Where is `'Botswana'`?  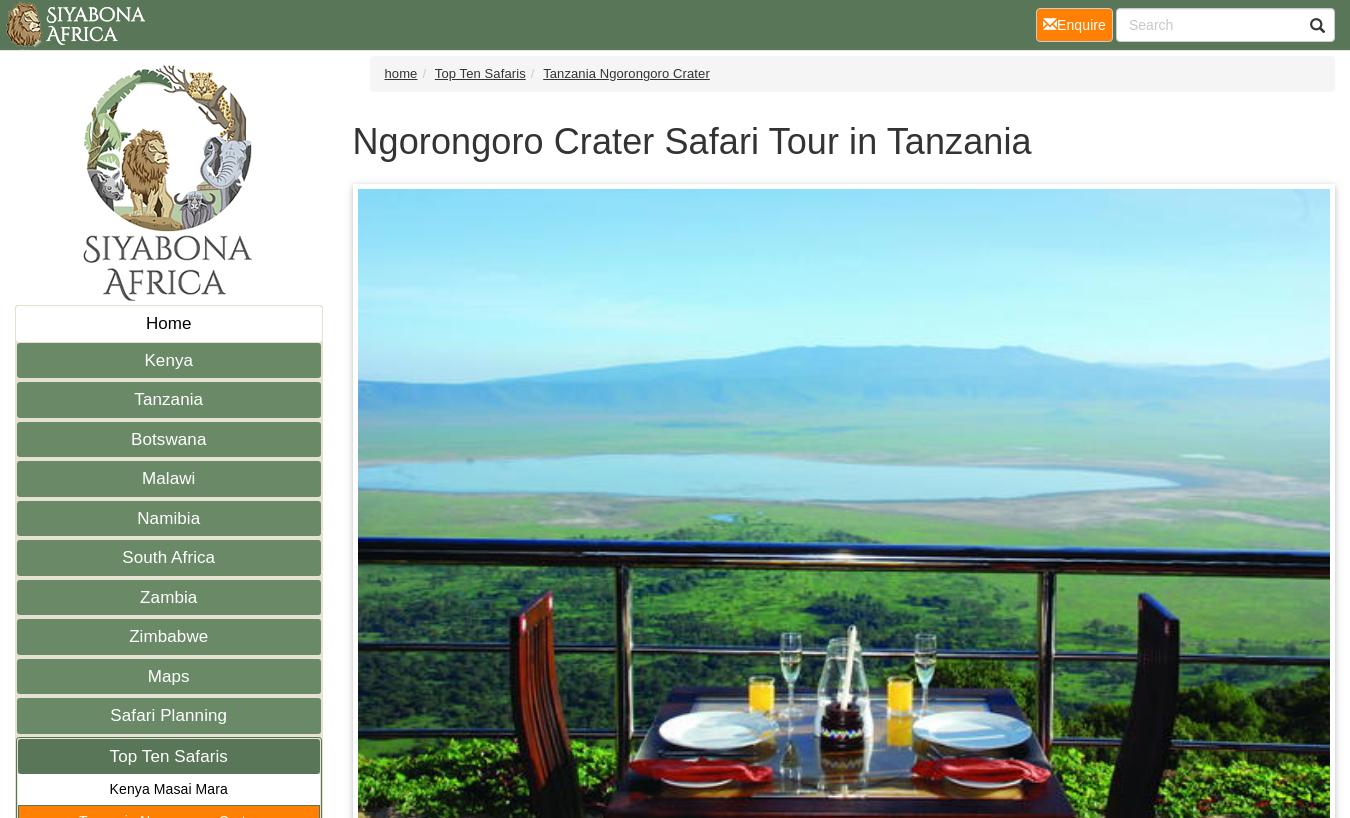 'Botswana' is located at coordinates (168, 437).